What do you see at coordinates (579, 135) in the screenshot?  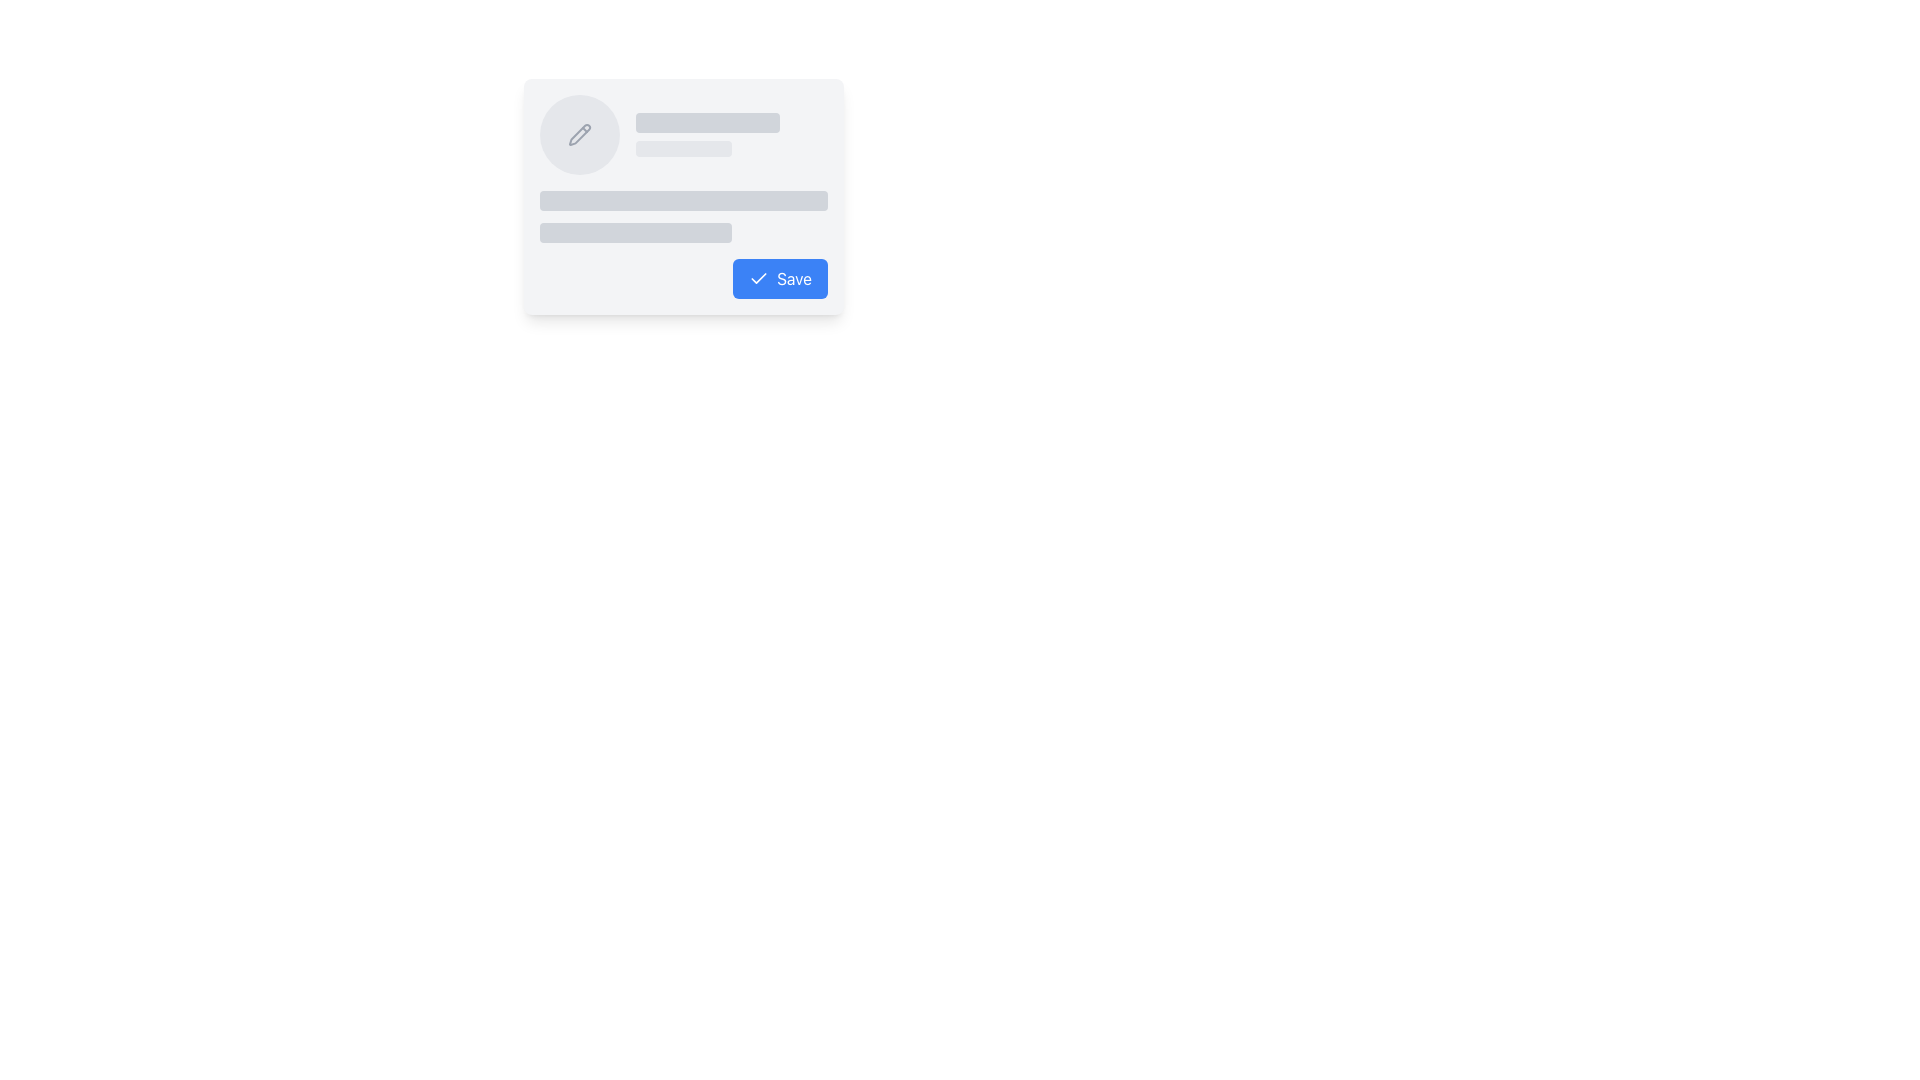 I see `the pencil icon located in the top-left corner of the frame` at bounding box center [579, 135].